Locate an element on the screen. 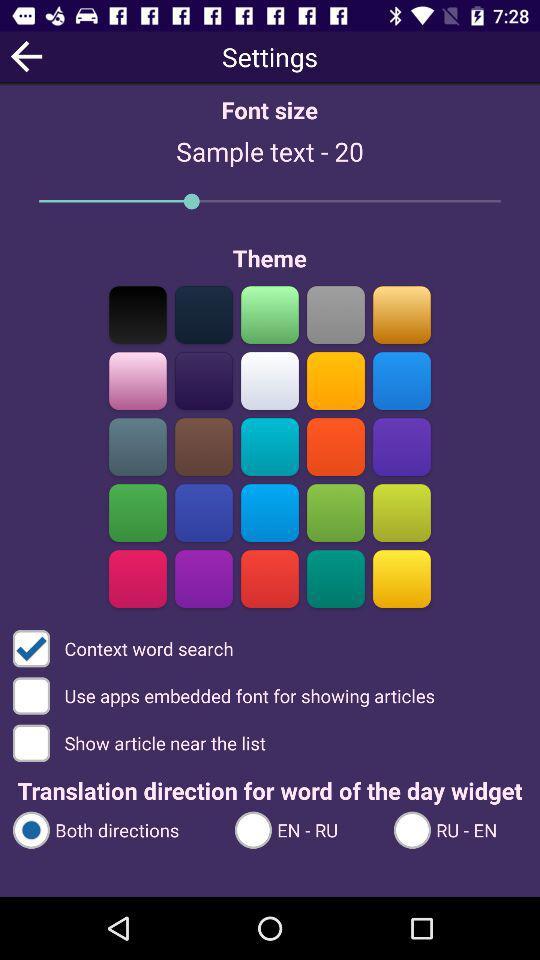 Image resolution: width=540 pixels, height=960 pixels. theme change option is located at coordinates (401, 578).